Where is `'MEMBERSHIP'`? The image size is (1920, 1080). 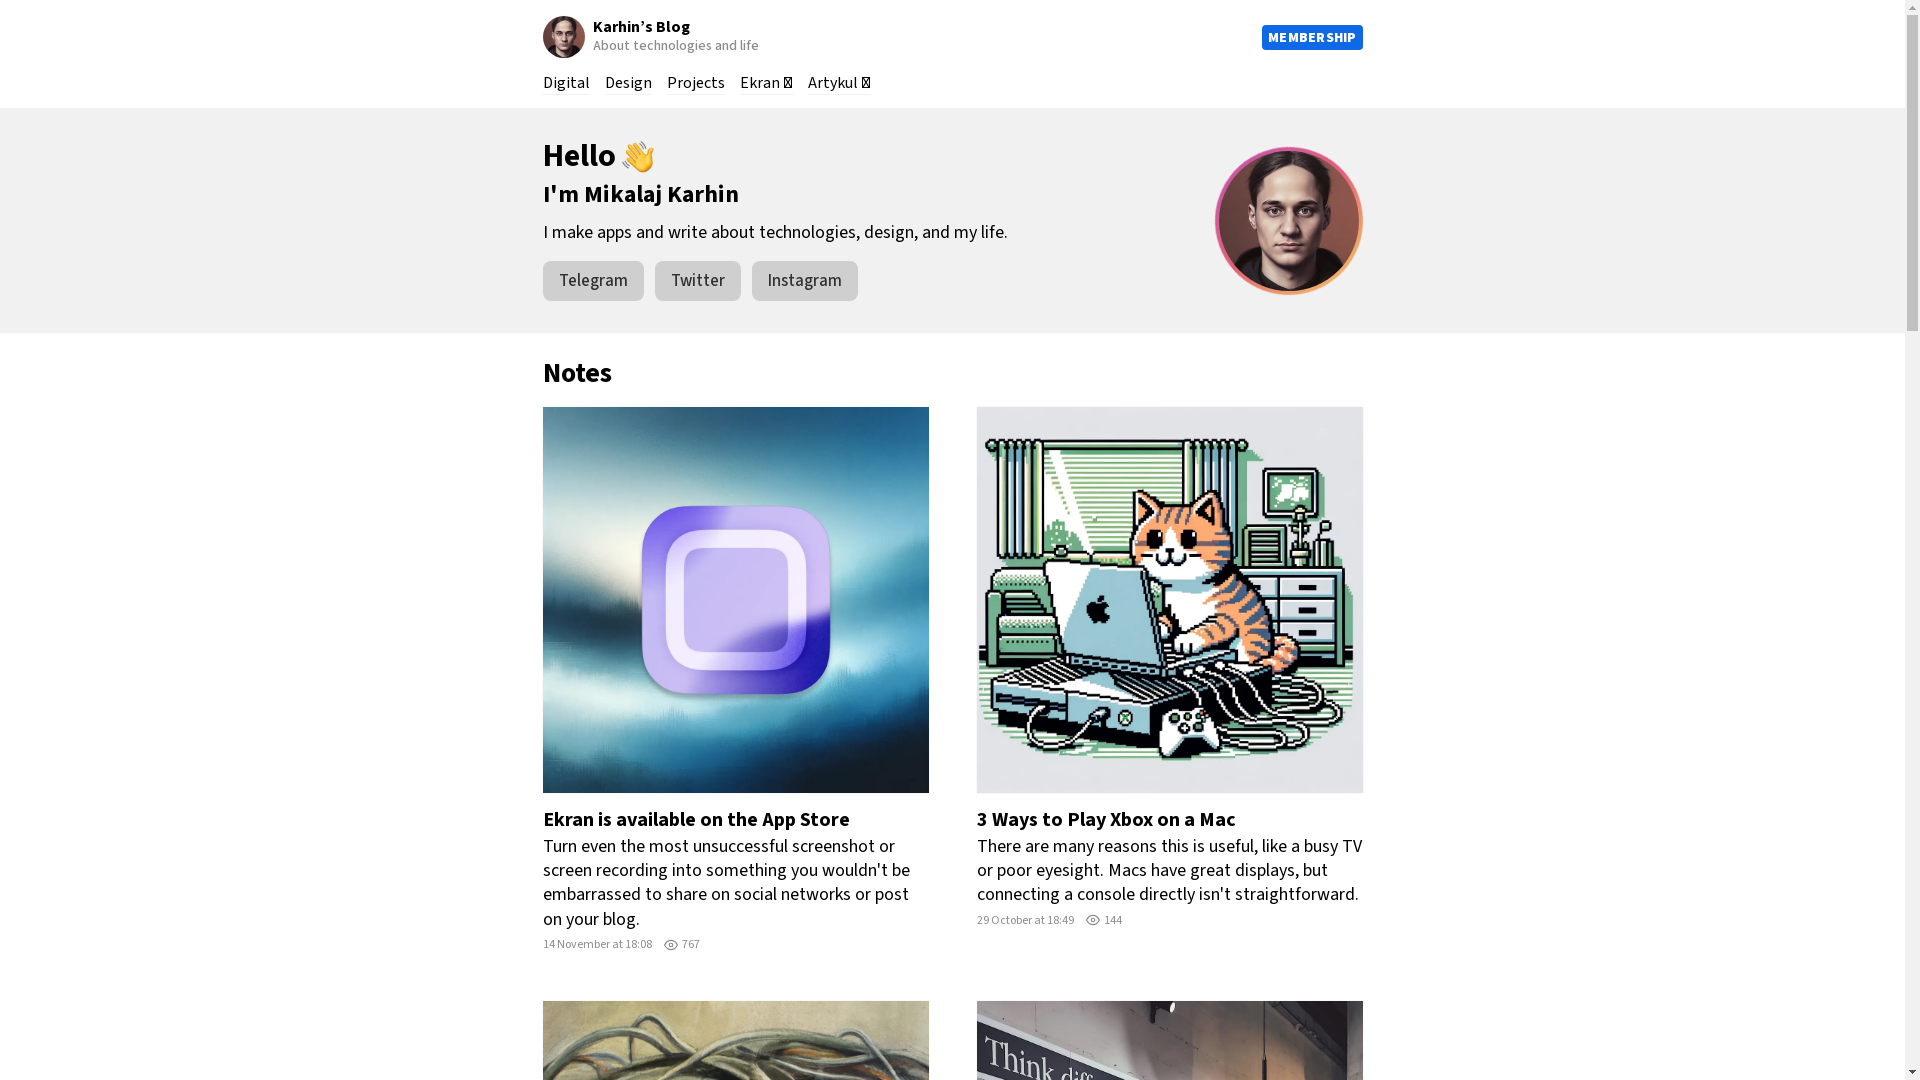
'MEMBERSHIP' is located at coordinates (1312, 36).